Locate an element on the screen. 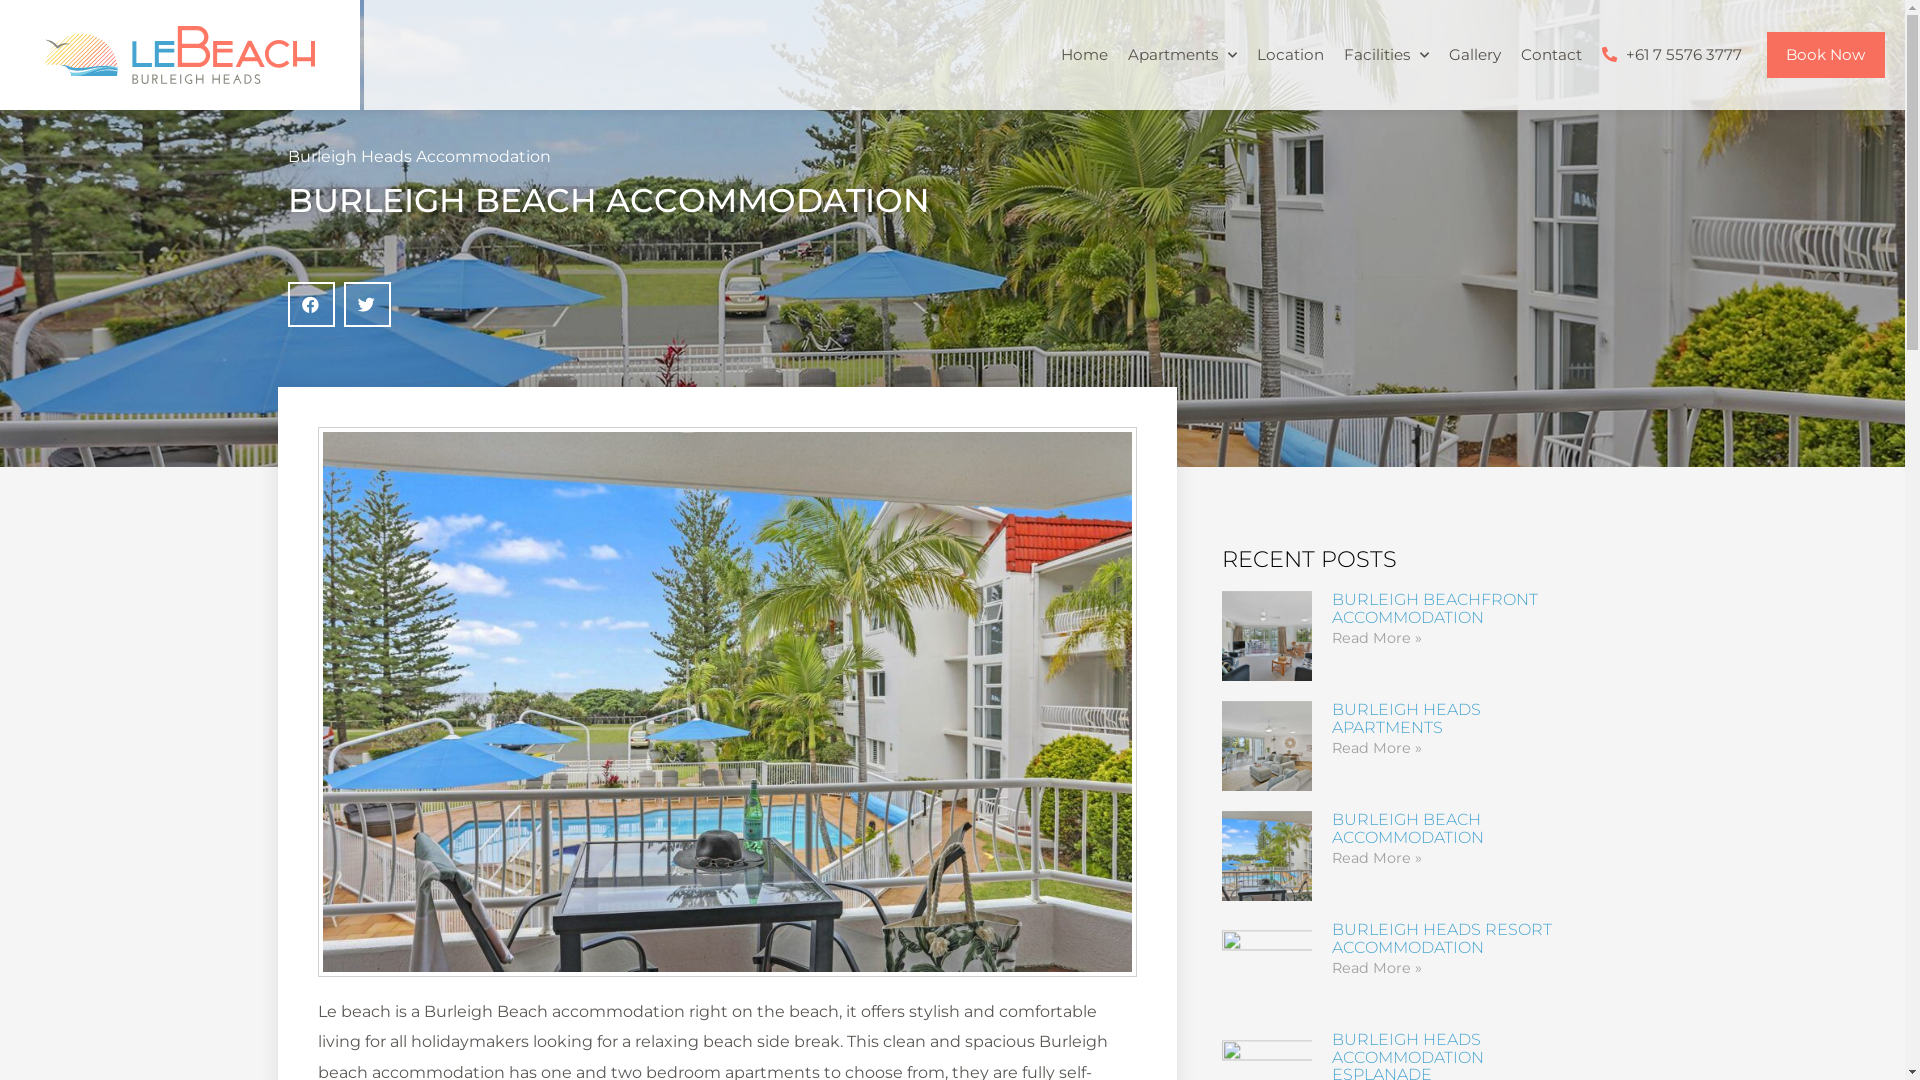 The height and width of the screenshot is (1080, 1920). 'Home' is located at coordinates (1049, 53).